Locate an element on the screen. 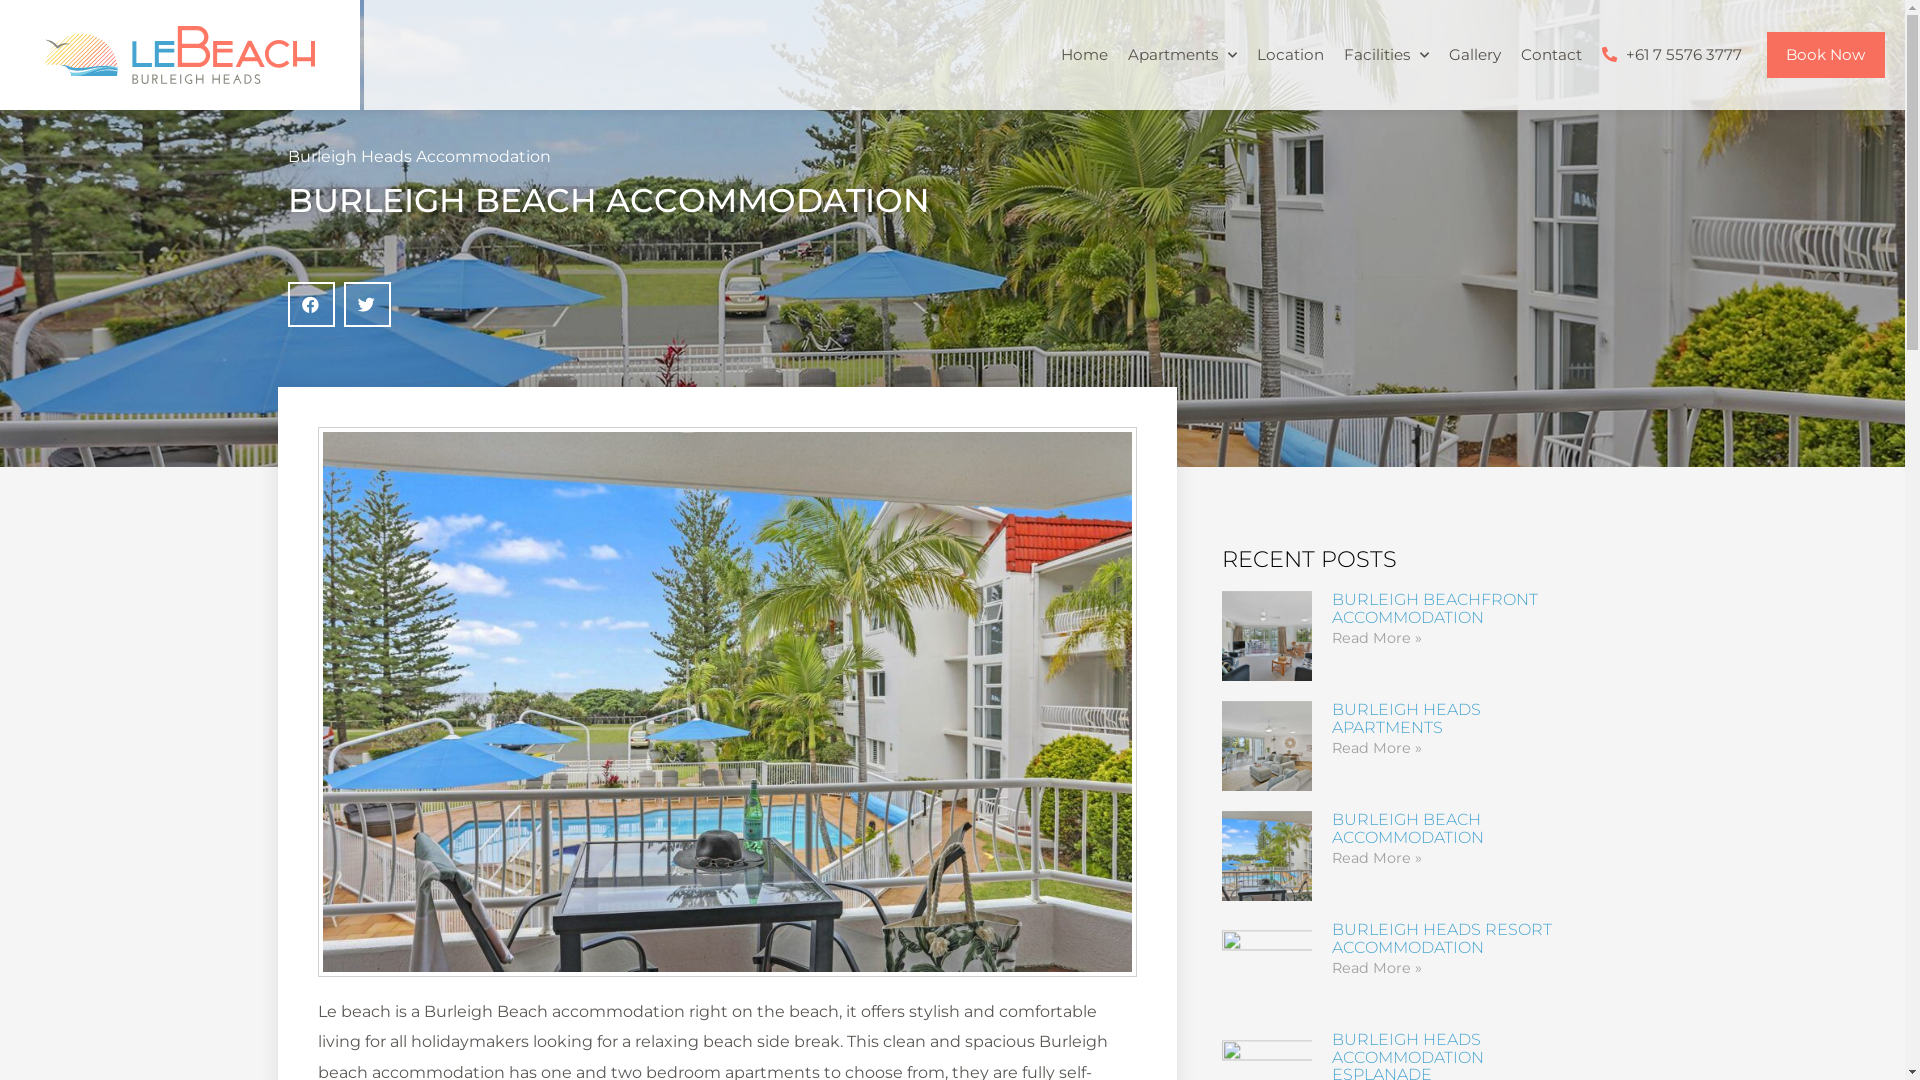 The height and width of the screenshot is (1080, 1920). 'Home' is located at coordinates (1049, 53).